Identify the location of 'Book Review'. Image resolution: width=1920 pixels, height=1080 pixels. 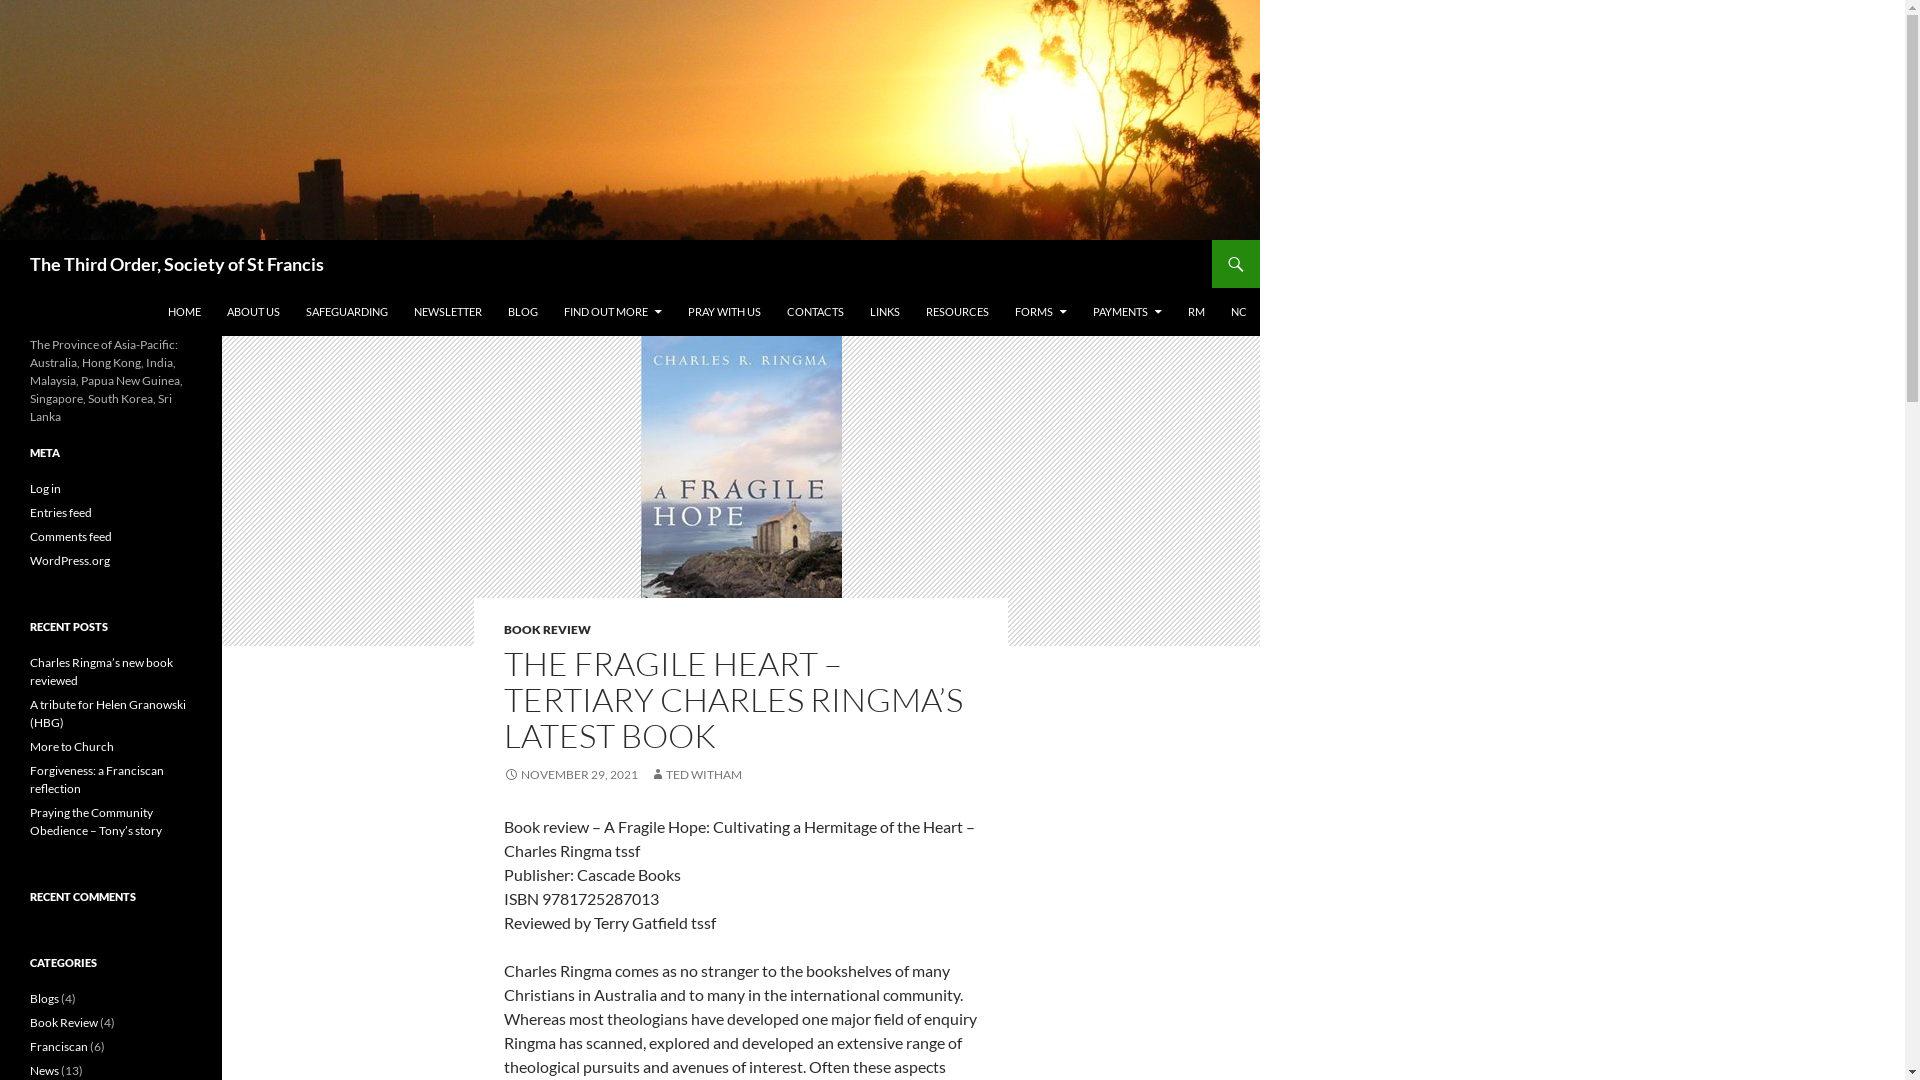
(63, 1022).